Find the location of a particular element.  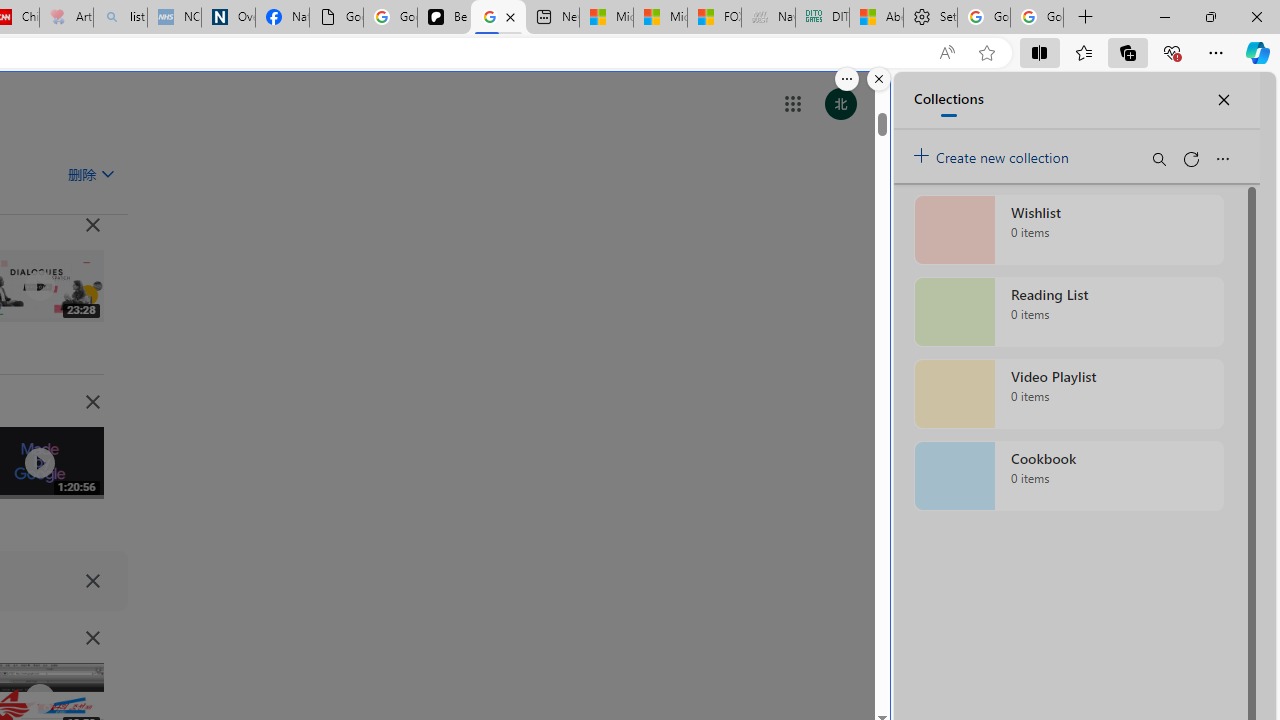

'Class: IVR0f NMm5M' is located at coordinates (39, 698).